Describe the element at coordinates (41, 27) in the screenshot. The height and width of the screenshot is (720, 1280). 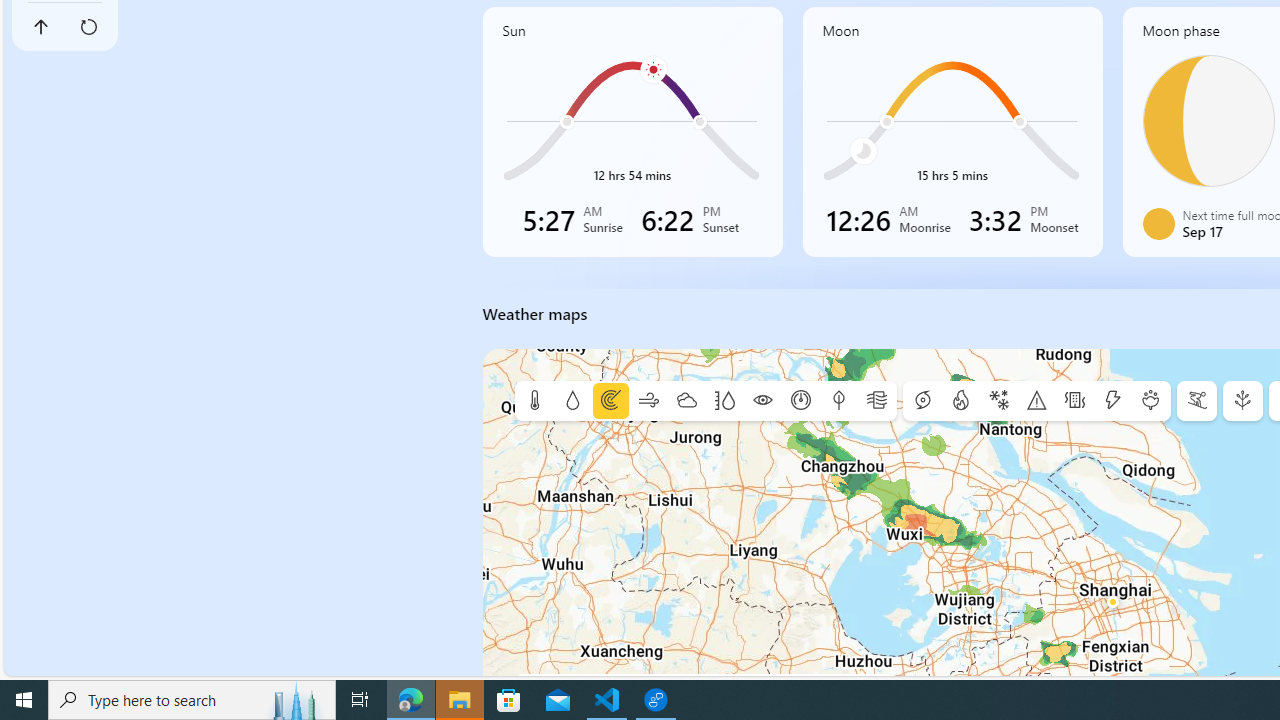
I see `'Back to top'` at that location.